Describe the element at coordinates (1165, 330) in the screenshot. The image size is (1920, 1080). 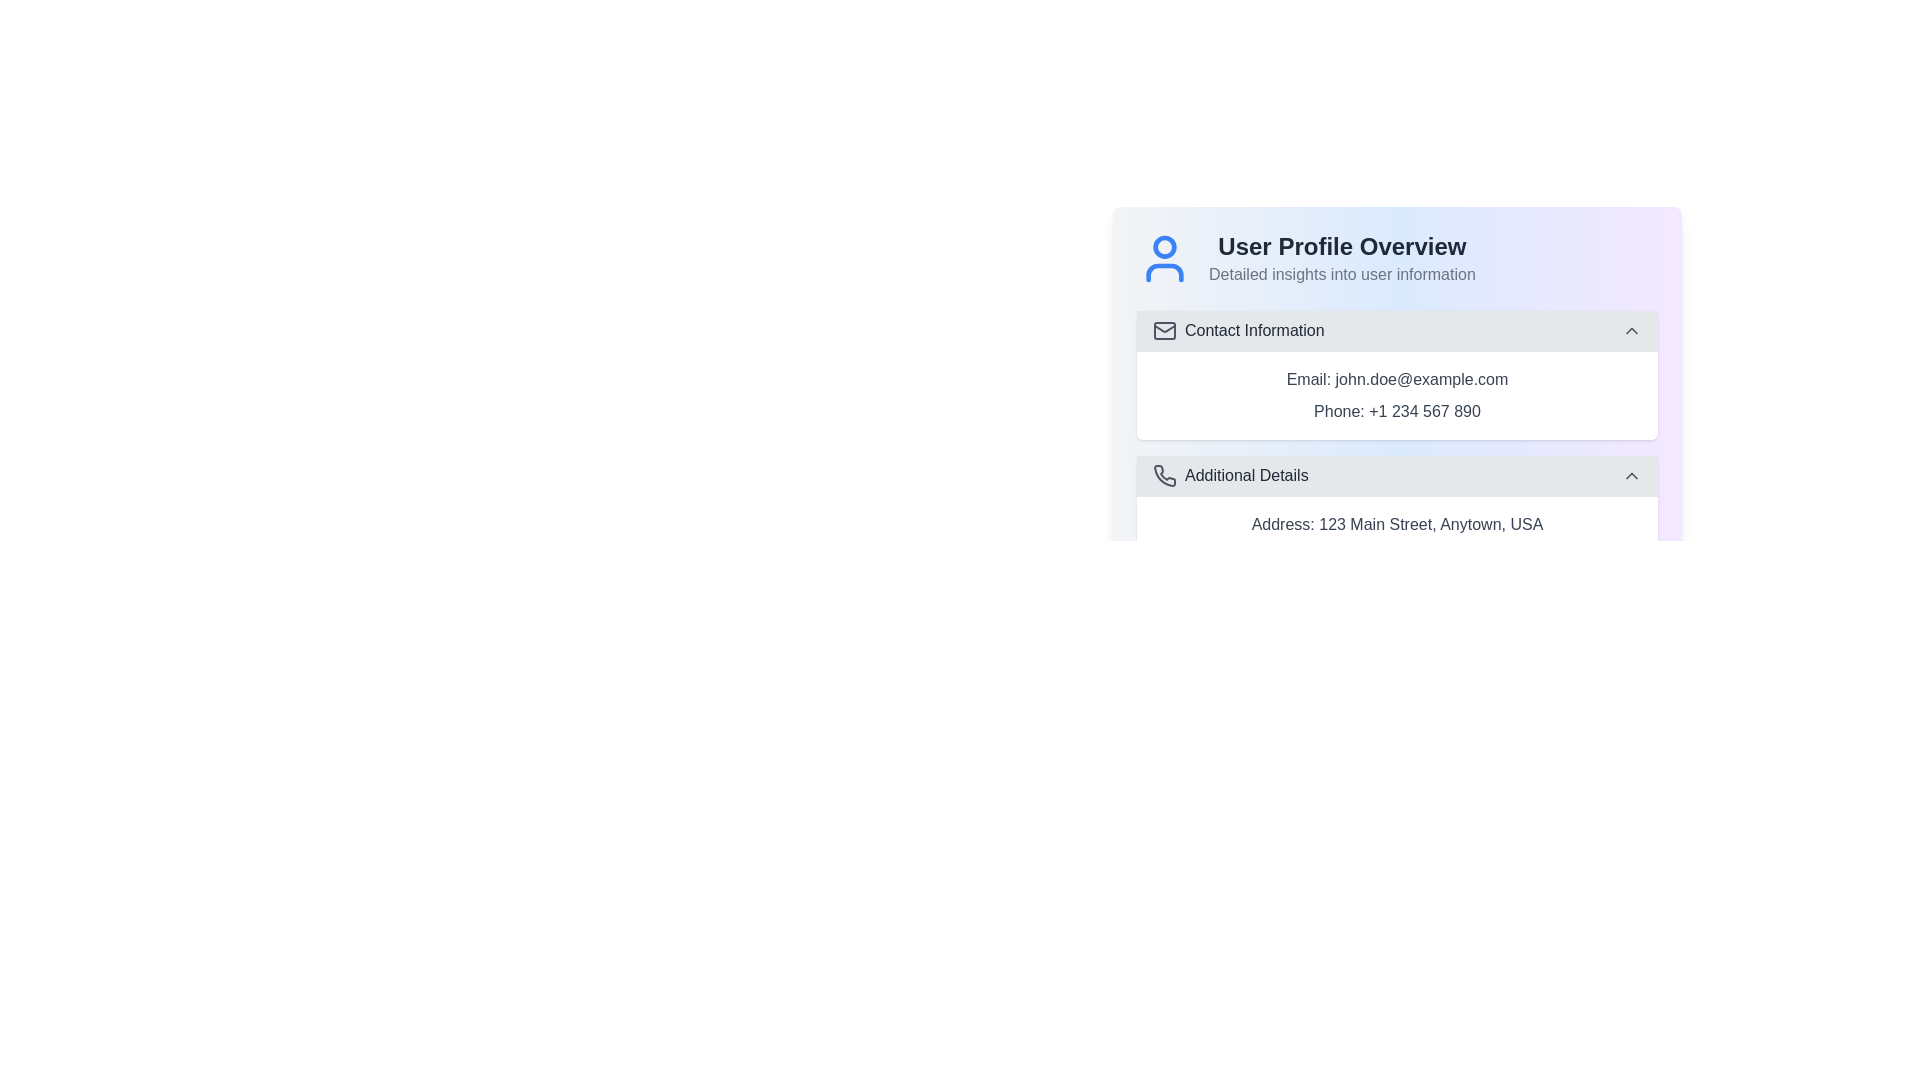
I see `the graphic element that forms the rectangular body of the envelope icon, which is located next to the 'Contact Information' header in the user interface` at that location.